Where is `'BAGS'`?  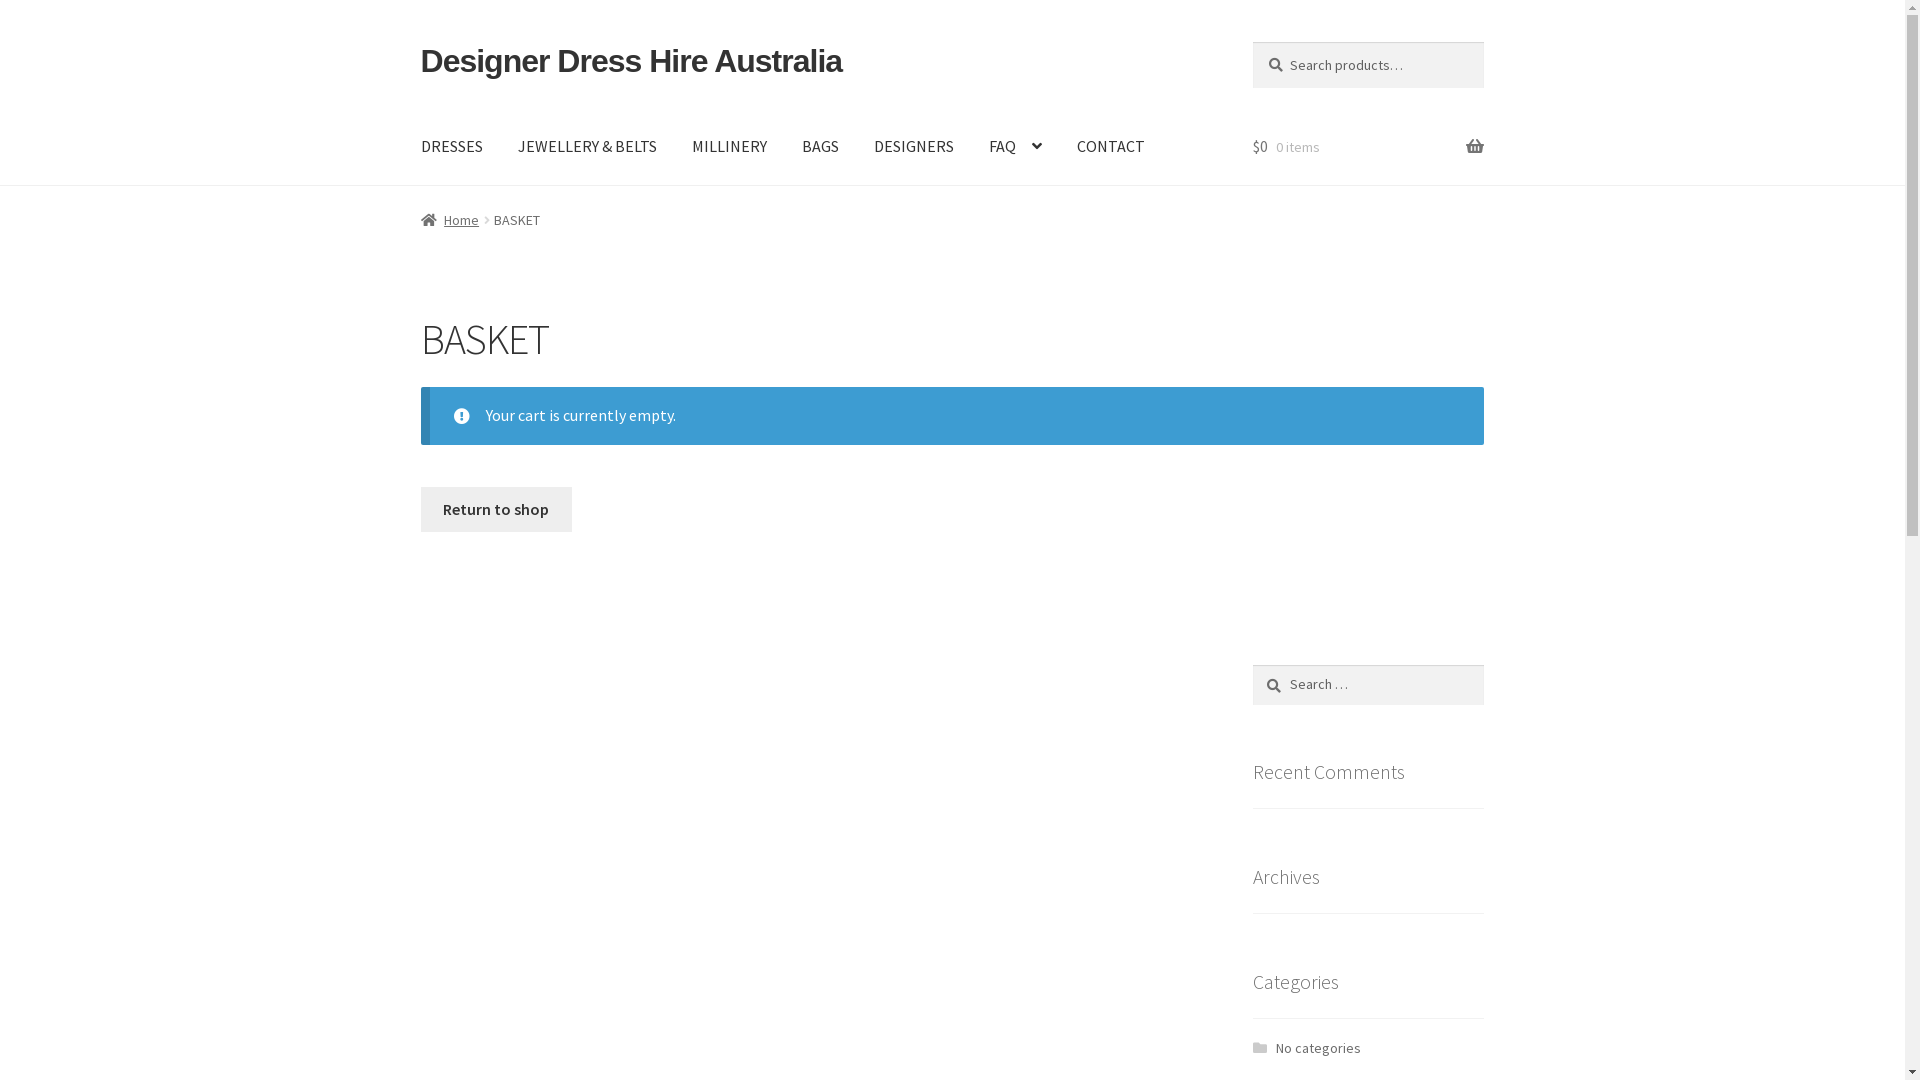 'BAGS' is located at coordinates (785, 145).